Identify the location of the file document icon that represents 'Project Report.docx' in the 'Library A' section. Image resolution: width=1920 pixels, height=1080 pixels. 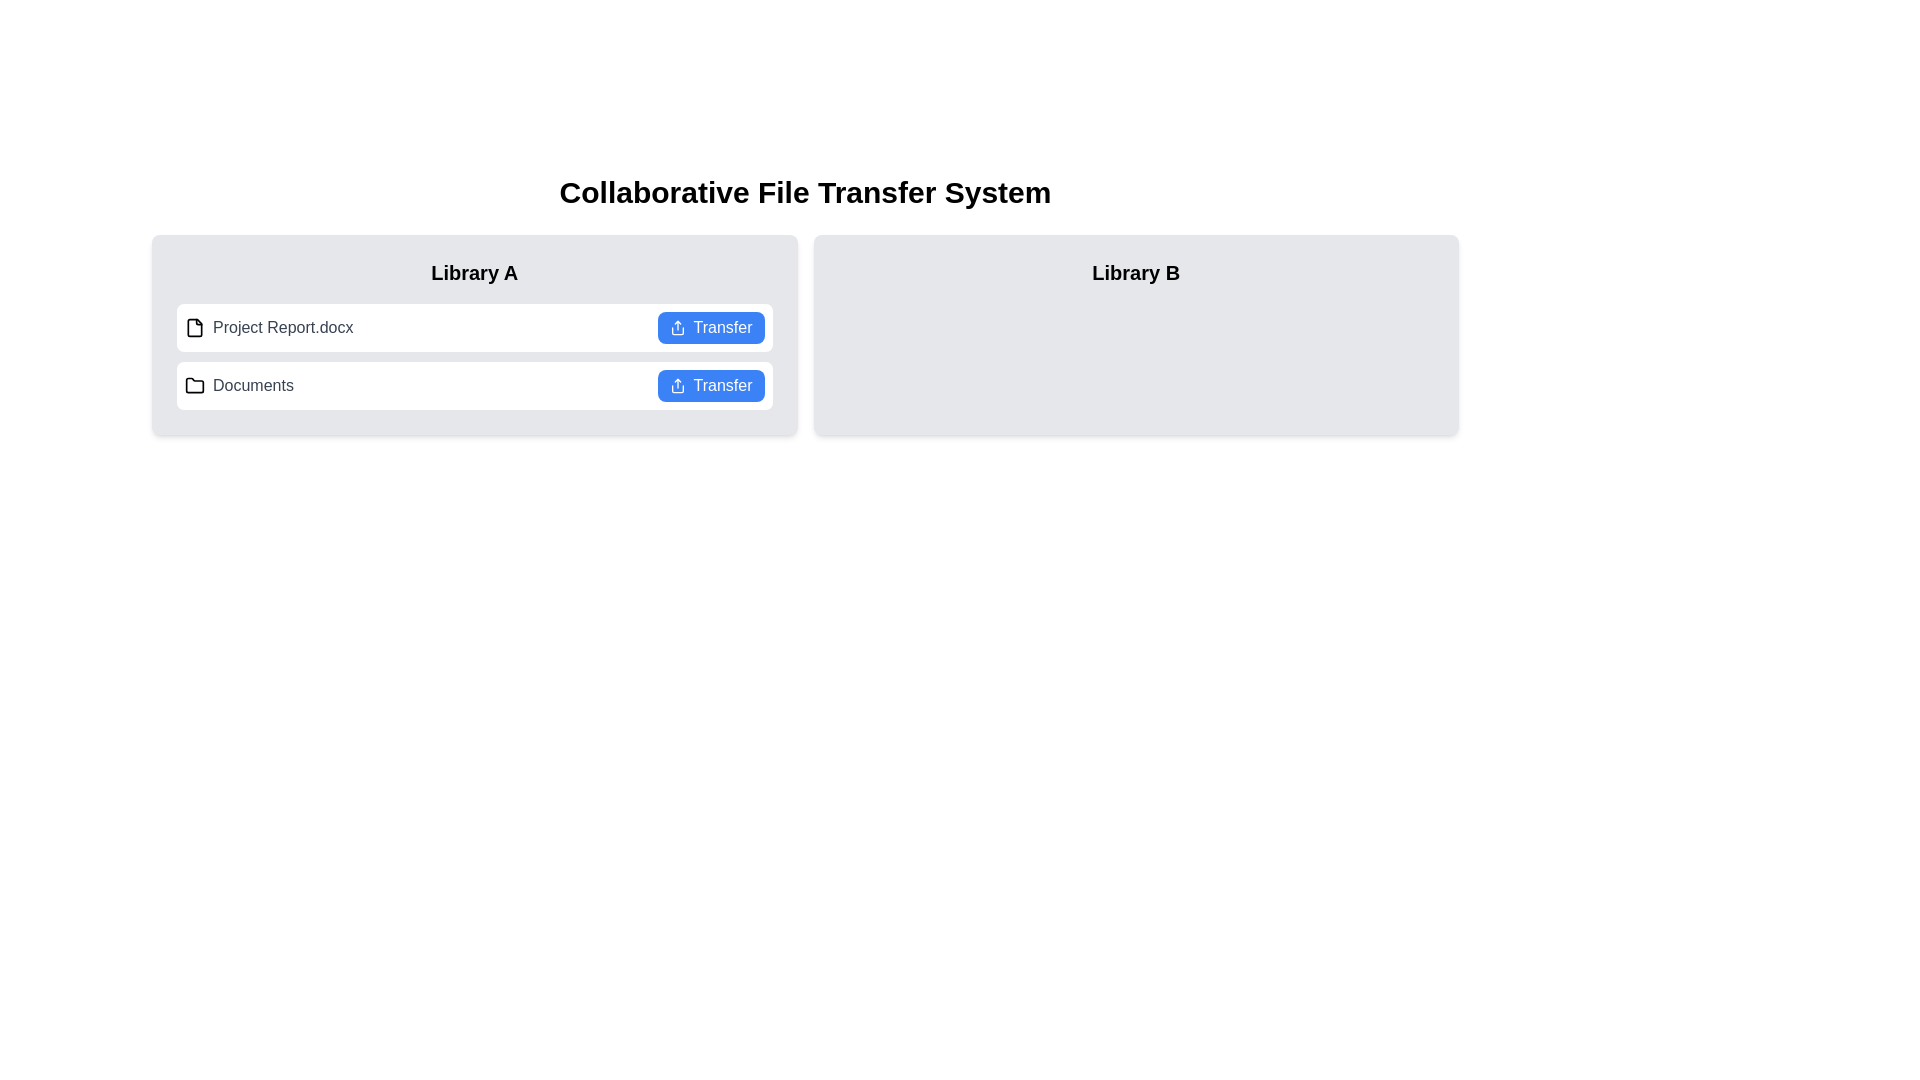
(195, 326).